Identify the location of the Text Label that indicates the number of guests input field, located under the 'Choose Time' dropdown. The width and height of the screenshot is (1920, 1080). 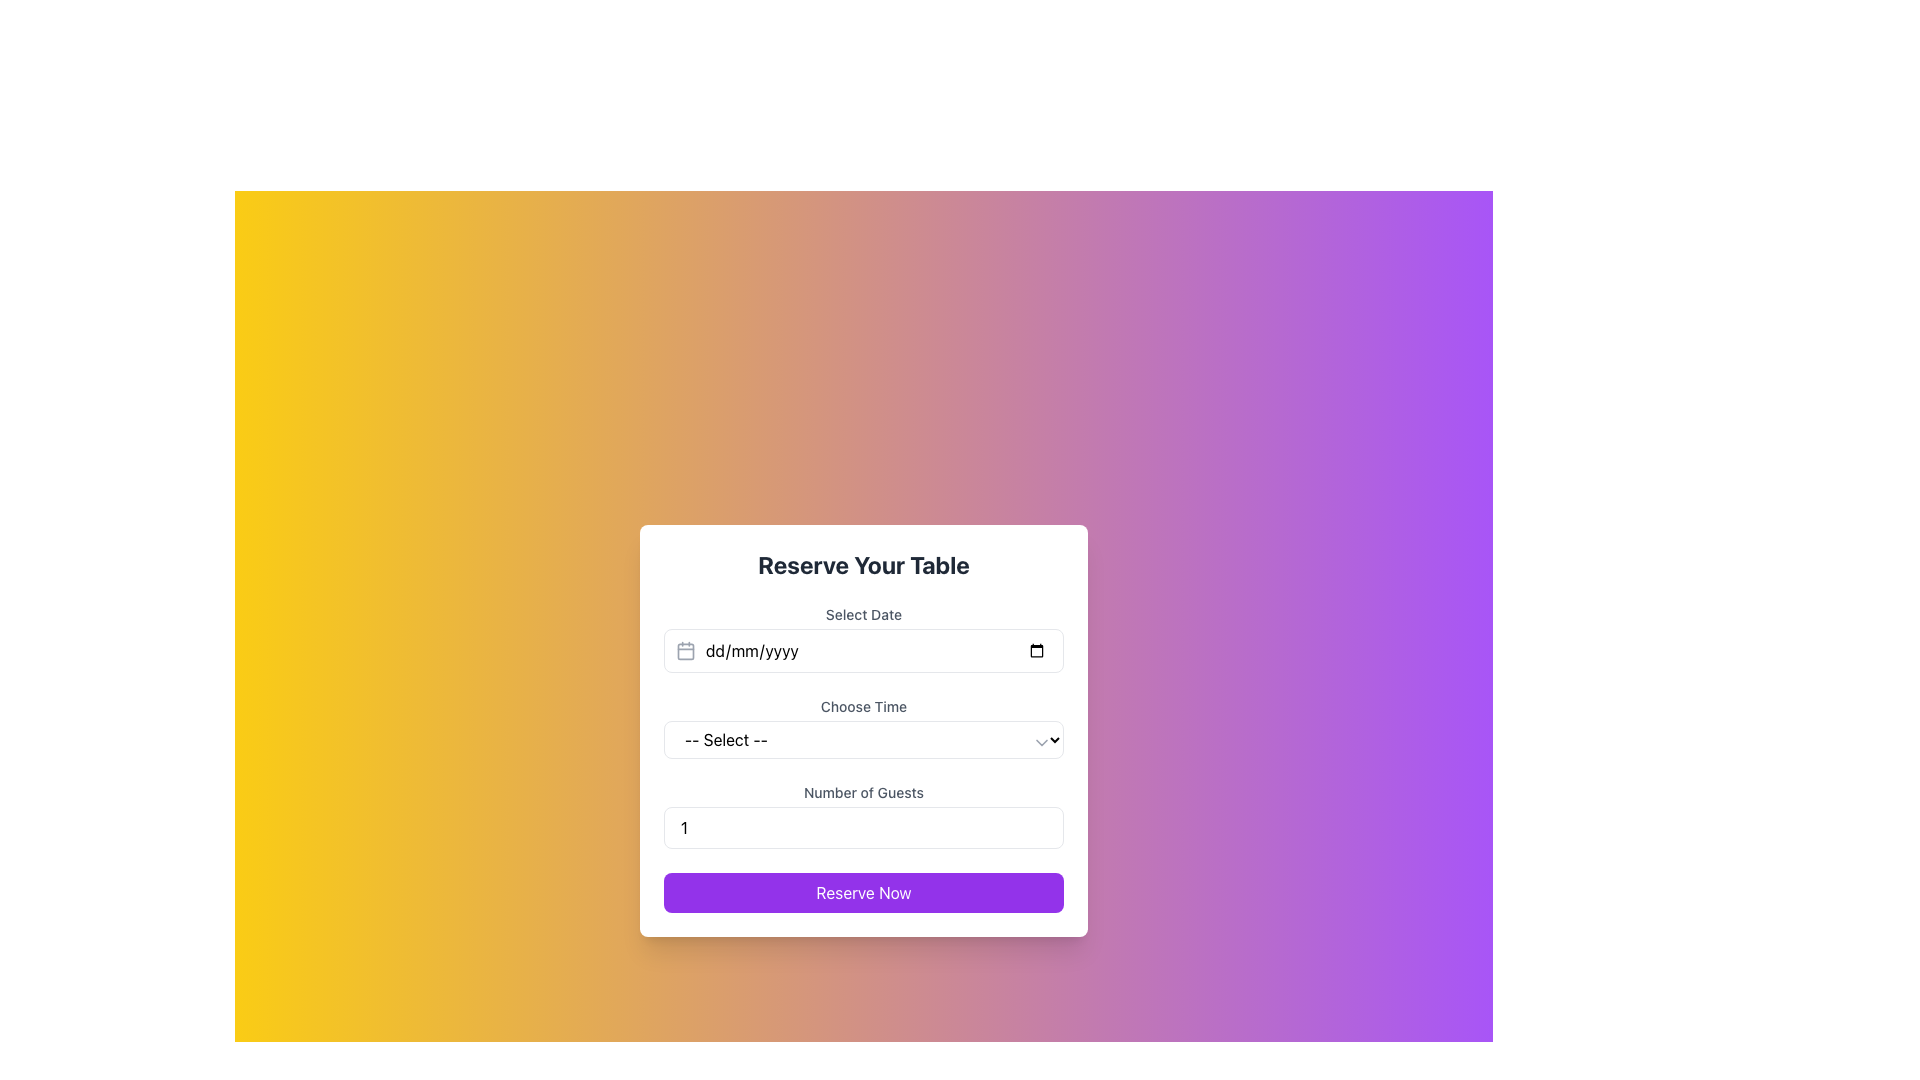
(864, 792).